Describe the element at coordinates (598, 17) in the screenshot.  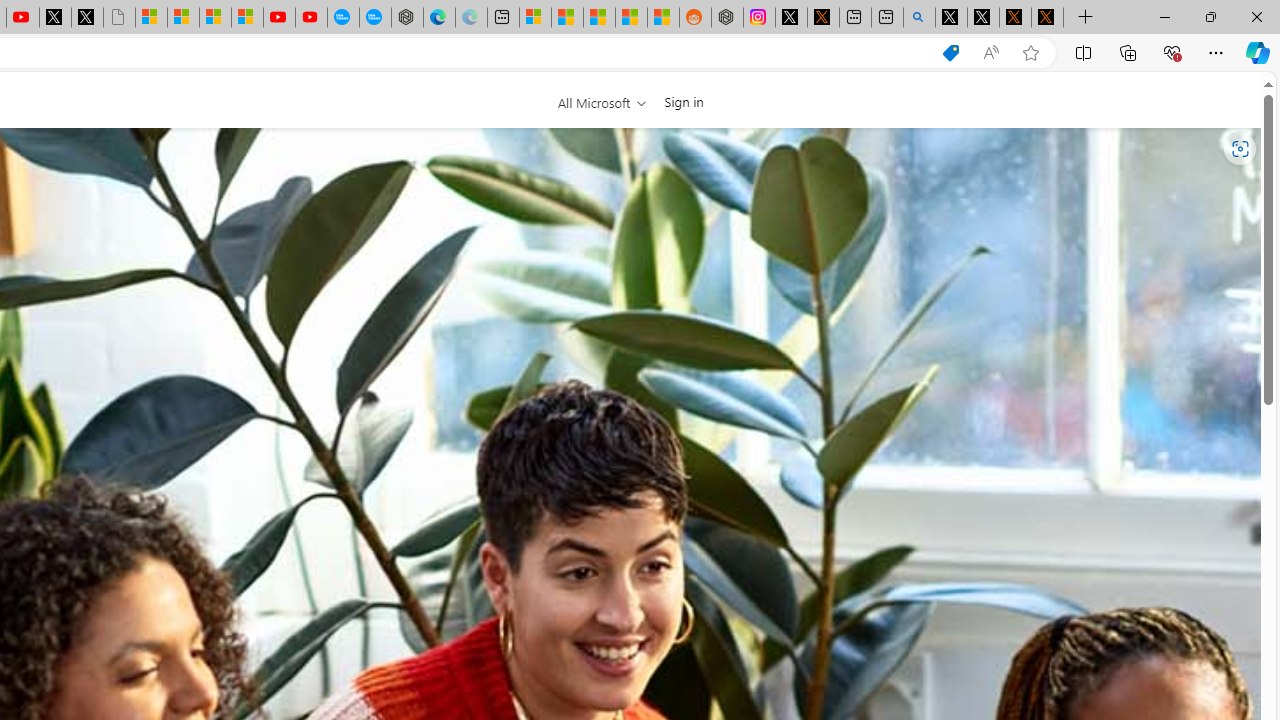
I see `'Shanghai, China hourly forecast | Microsoft Weather'` at that location.